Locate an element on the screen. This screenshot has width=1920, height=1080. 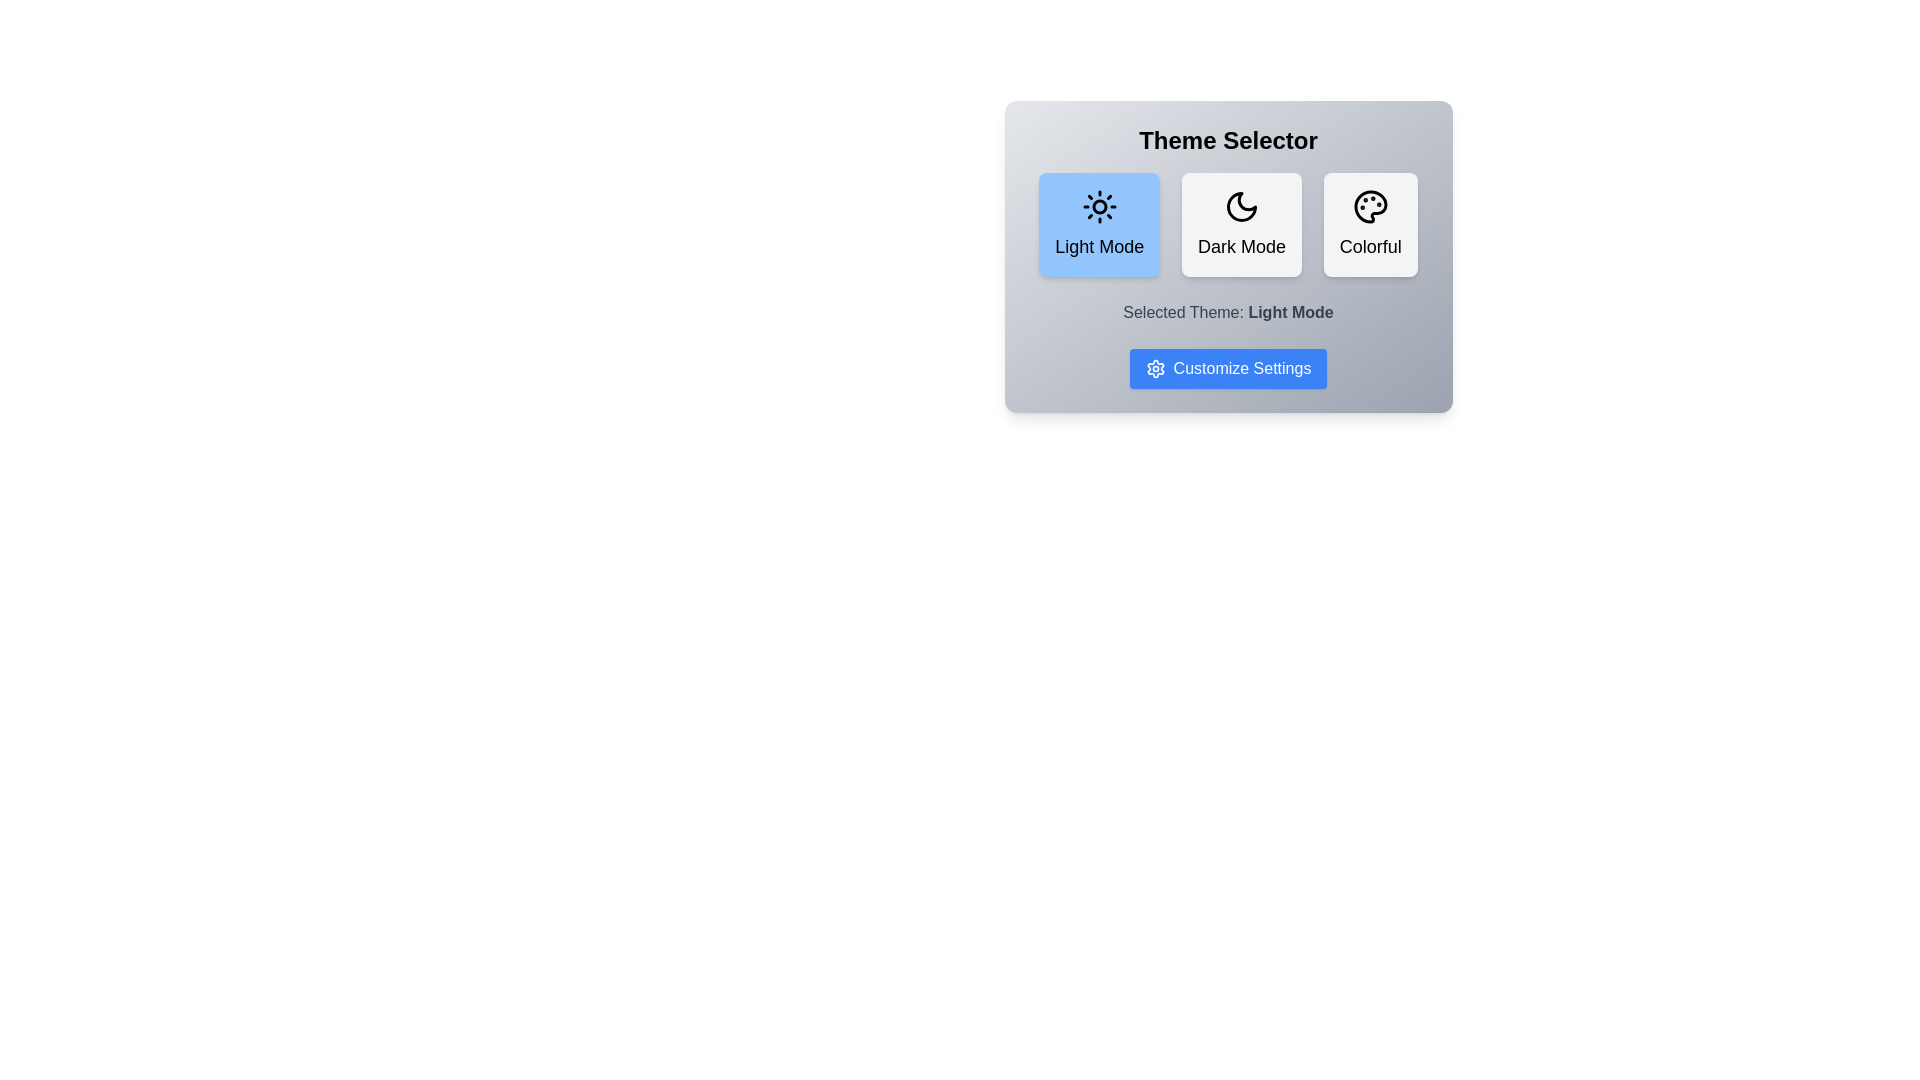
the 'Customize Settings' button is located at coordinates (1227, 369).